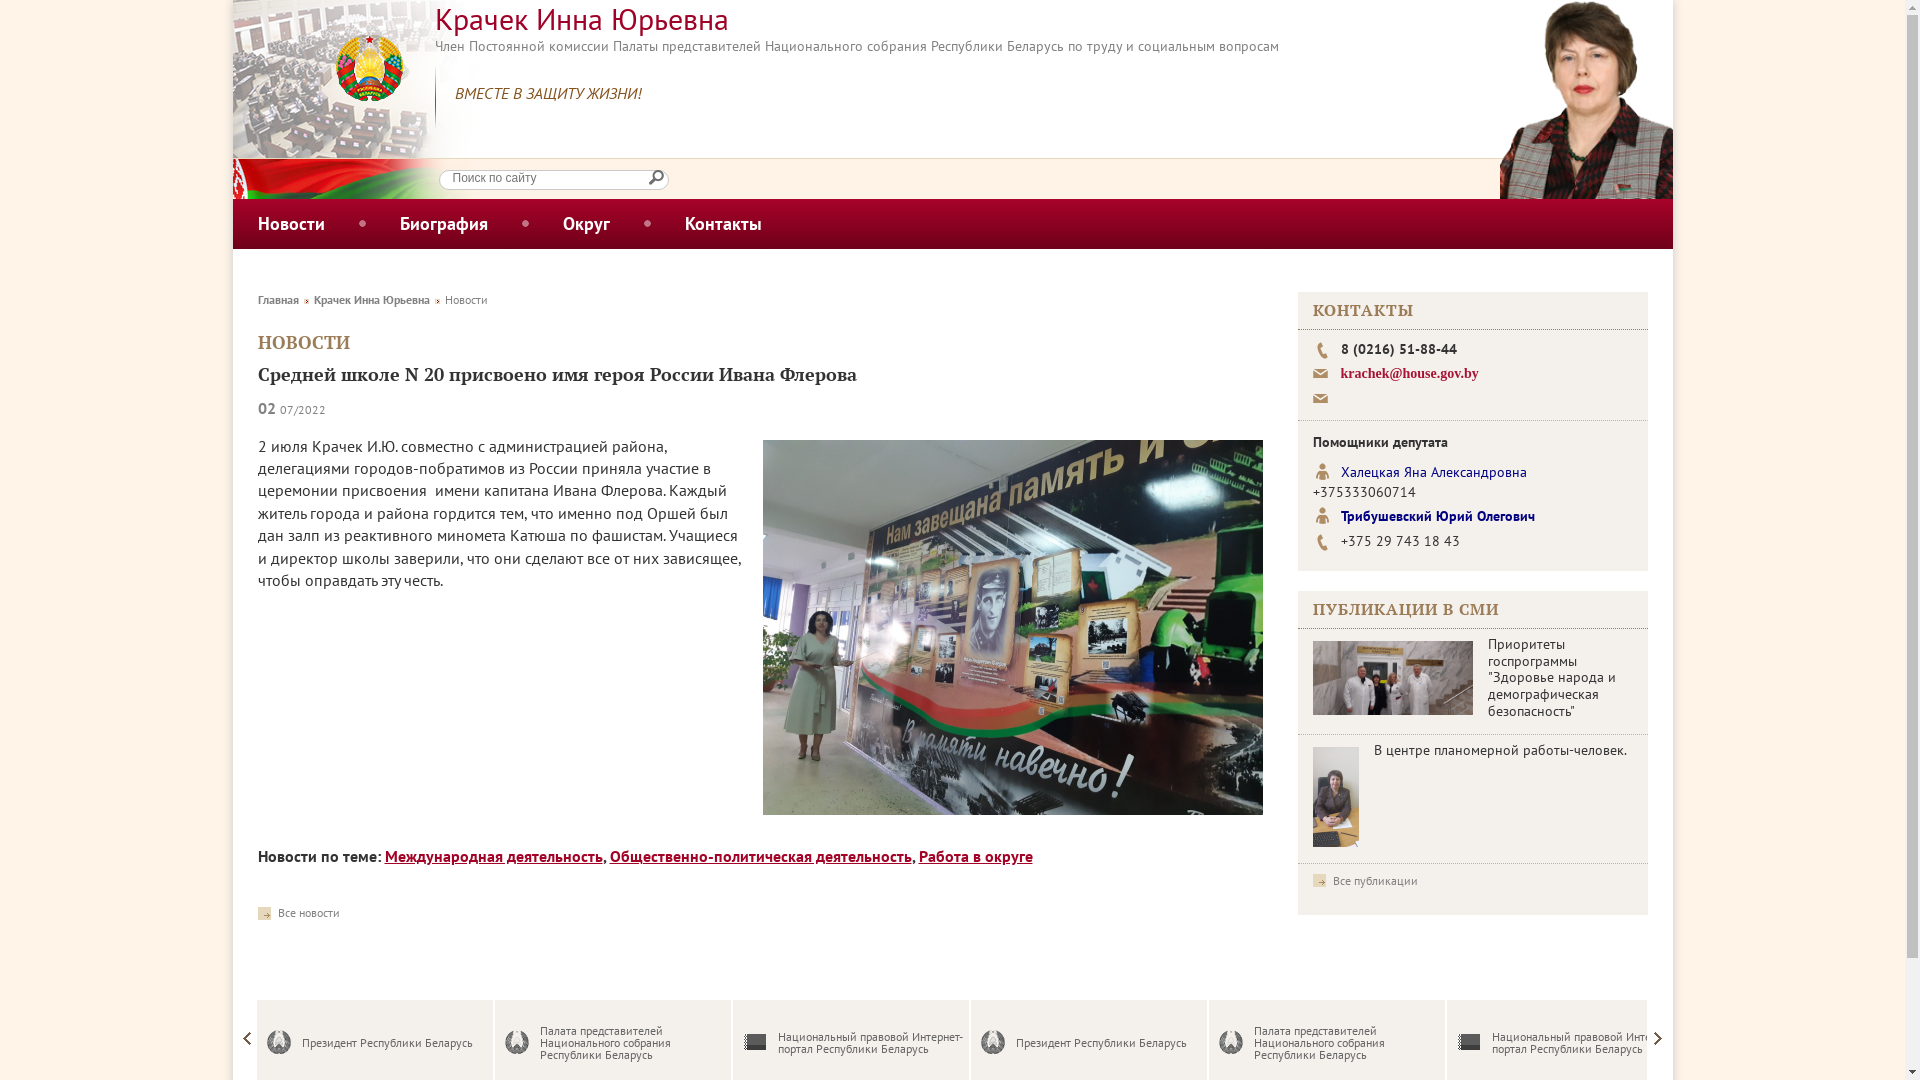 The height and width of the screenshot is (1080, 1920). Describe the element at coordinates (1408, 373) in the screenshot. I see `'krachek@house.gov.by'` at that location.